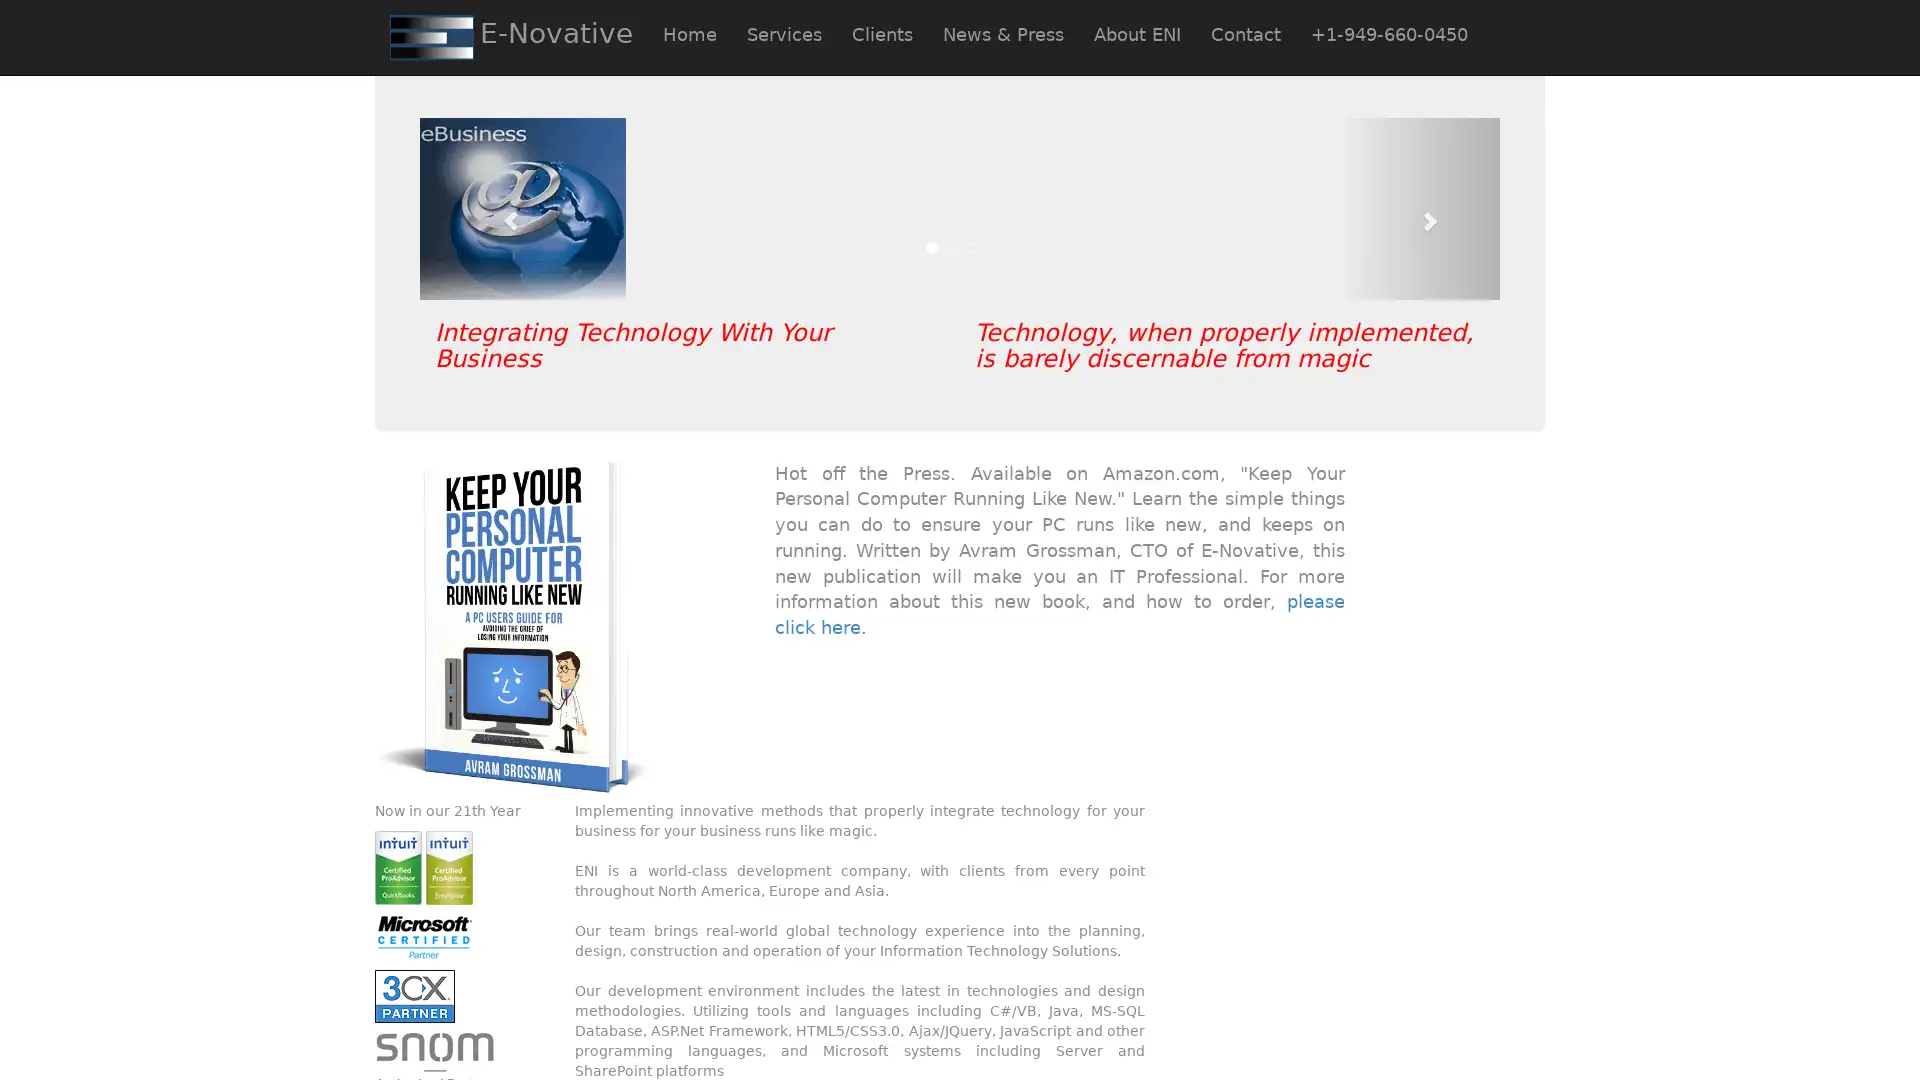 Image resolution: width=1920 pixels, height=1080 pixels. What do you see at coordinates (1418, 208) in the screenshot?
I see `Next` at bounding box center [1418, 208].